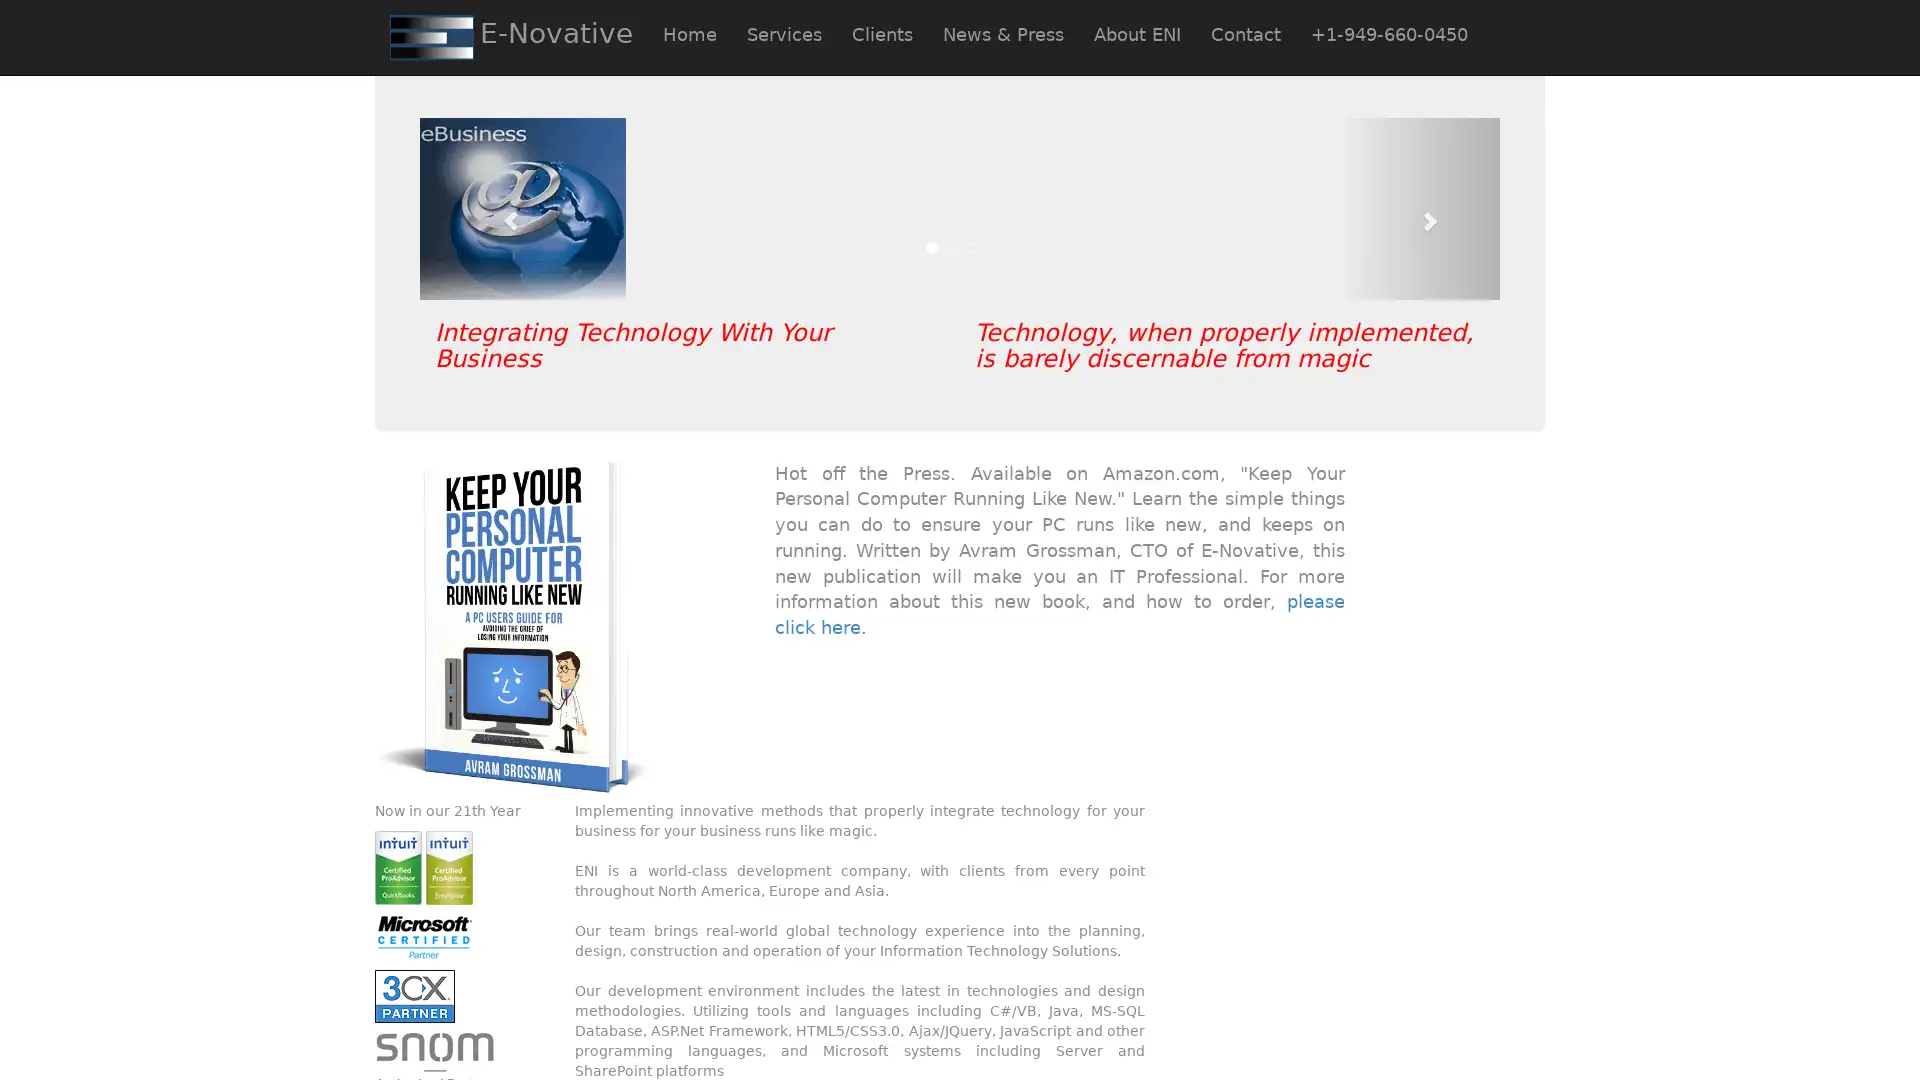 Image resolution: width=1920 pixels, height=1080 pixels. What do you see at coordinates (1418, 208) in the screenshot?
I see `Next` at bounding box center [1418, 208].